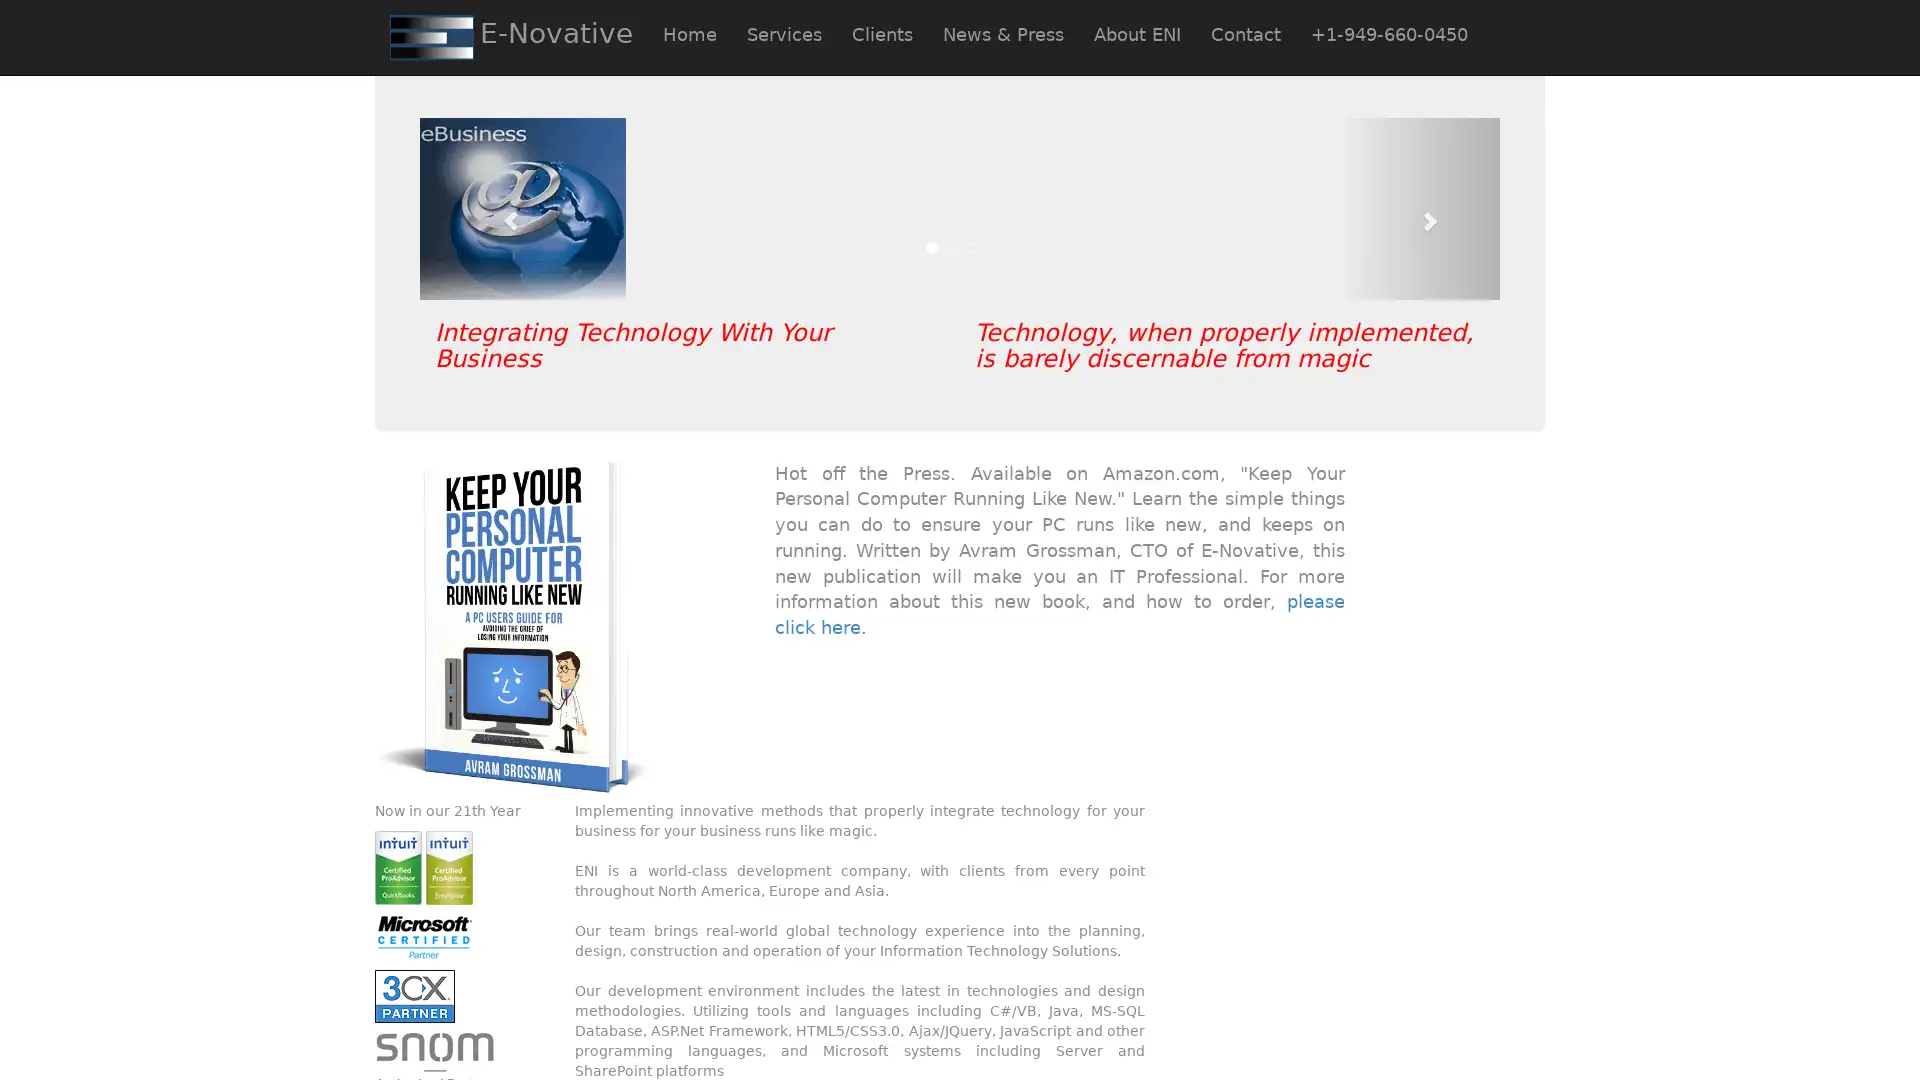 Image resolution: width=1920 pixels, height=1080 pixels. What do you see at coordinates (1418, 208) in the screenshot?
I see `Next` at bounding box center [1418, 208].